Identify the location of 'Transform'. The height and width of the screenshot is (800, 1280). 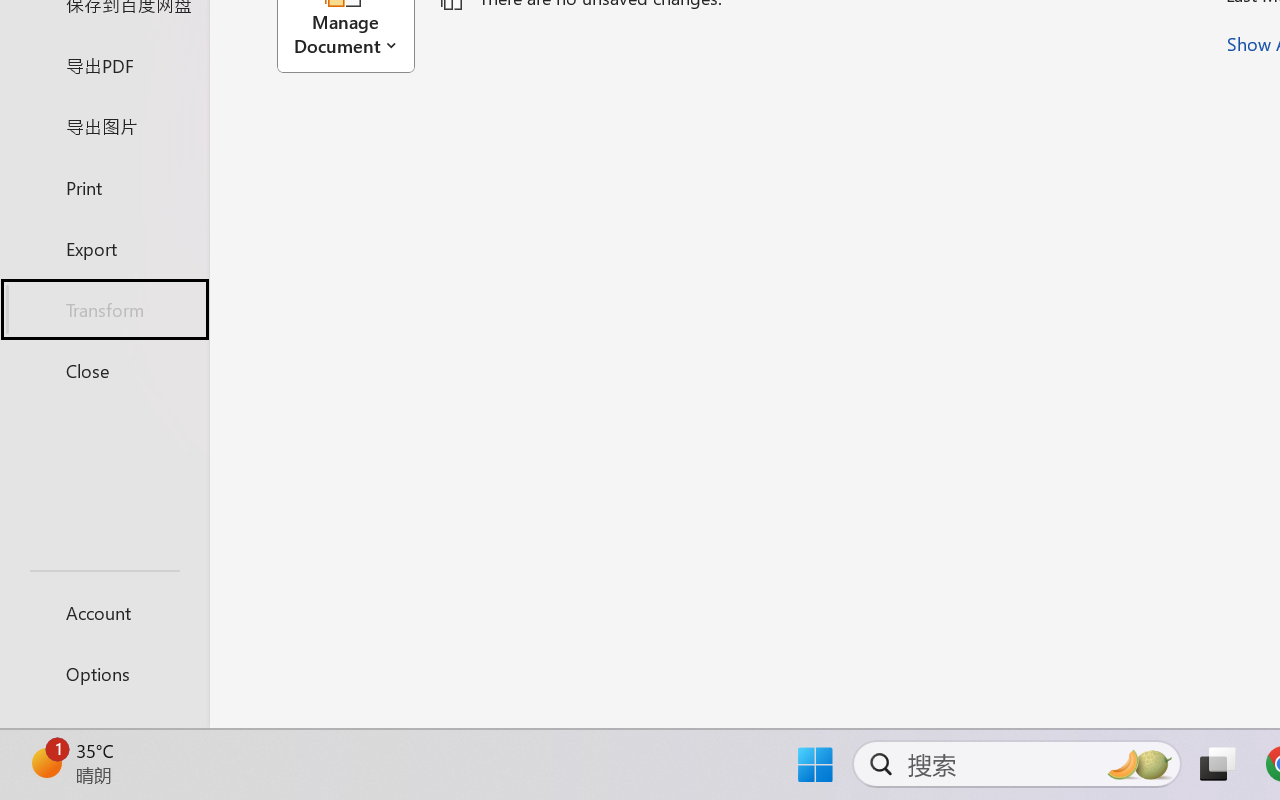
(103, 308).